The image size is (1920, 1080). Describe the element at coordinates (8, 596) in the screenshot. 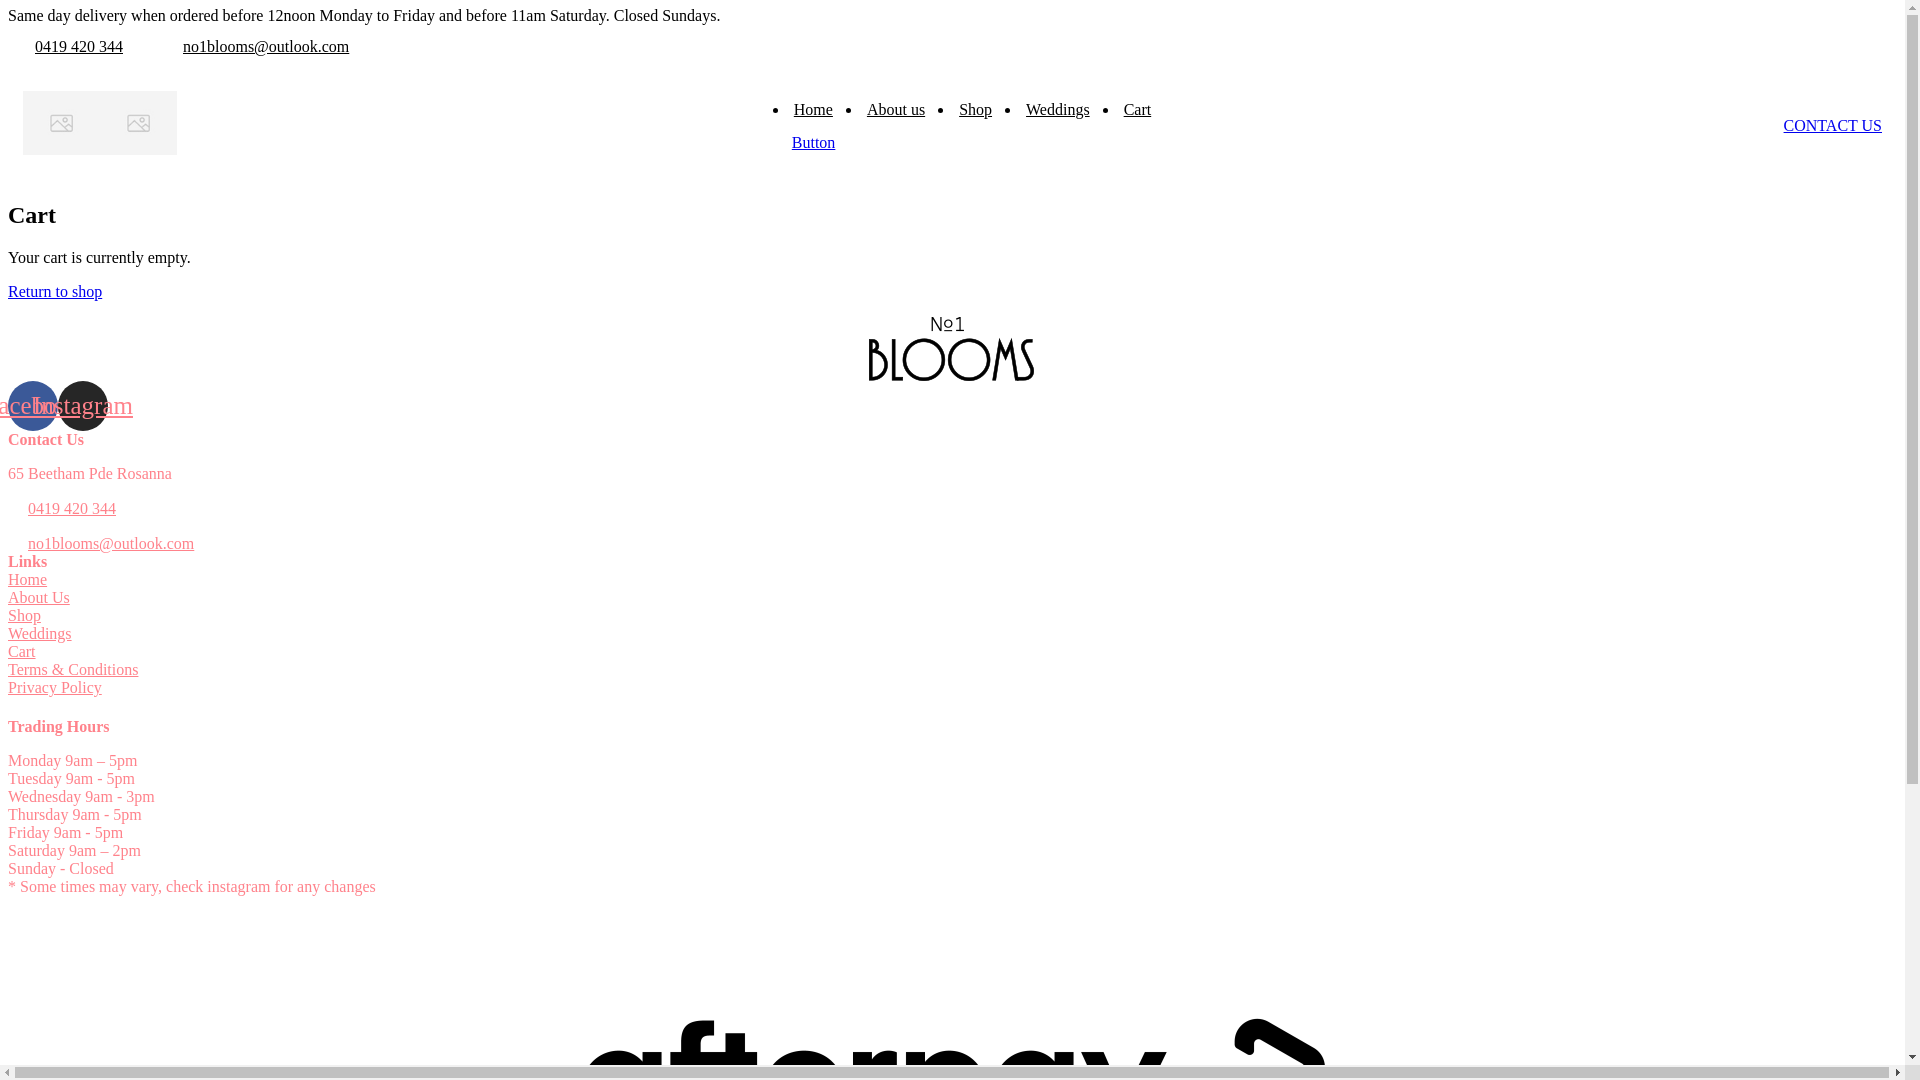

I see `'About Us'` at that location.